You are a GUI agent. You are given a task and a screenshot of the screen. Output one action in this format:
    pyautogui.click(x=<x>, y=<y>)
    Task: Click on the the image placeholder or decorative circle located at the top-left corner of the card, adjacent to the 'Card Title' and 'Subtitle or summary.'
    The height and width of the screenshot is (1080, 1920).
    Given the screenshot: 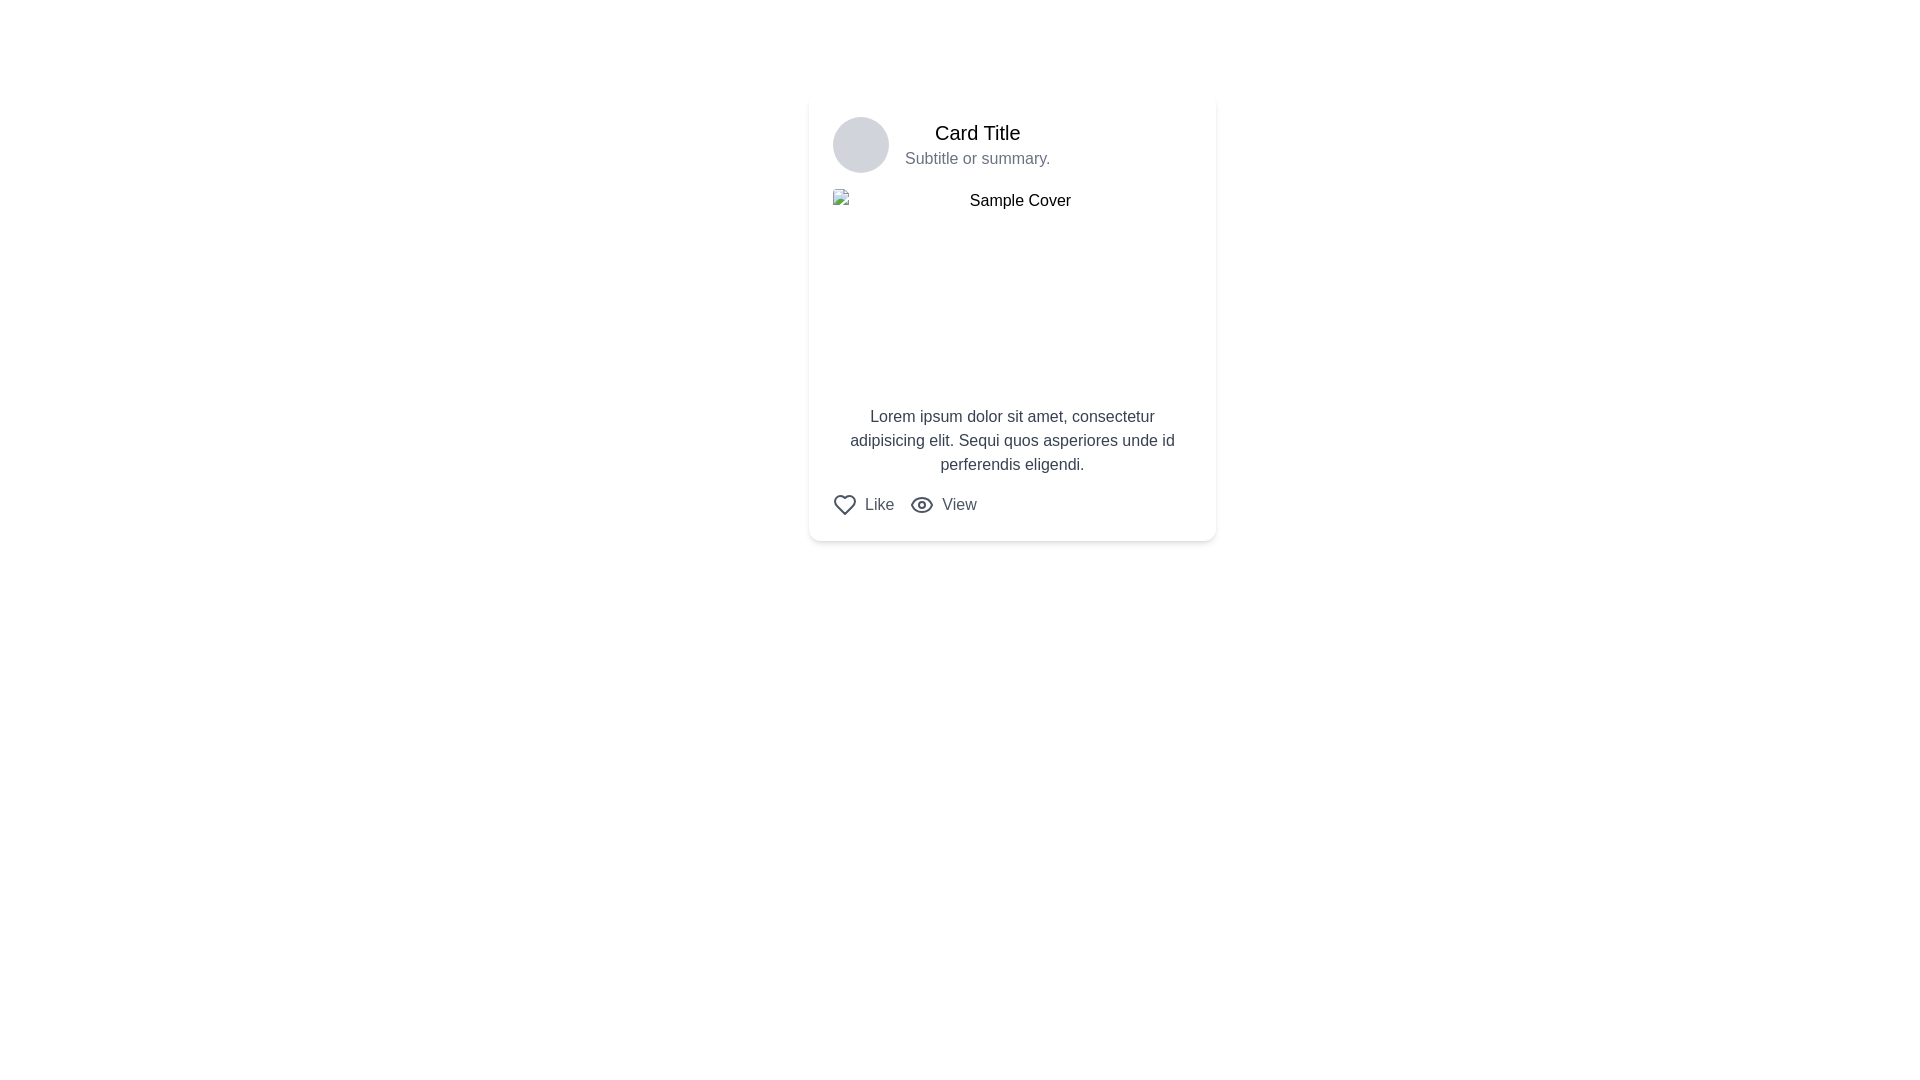 What is the action you would take?
    pyautogui.click(x=860, y=144)
    